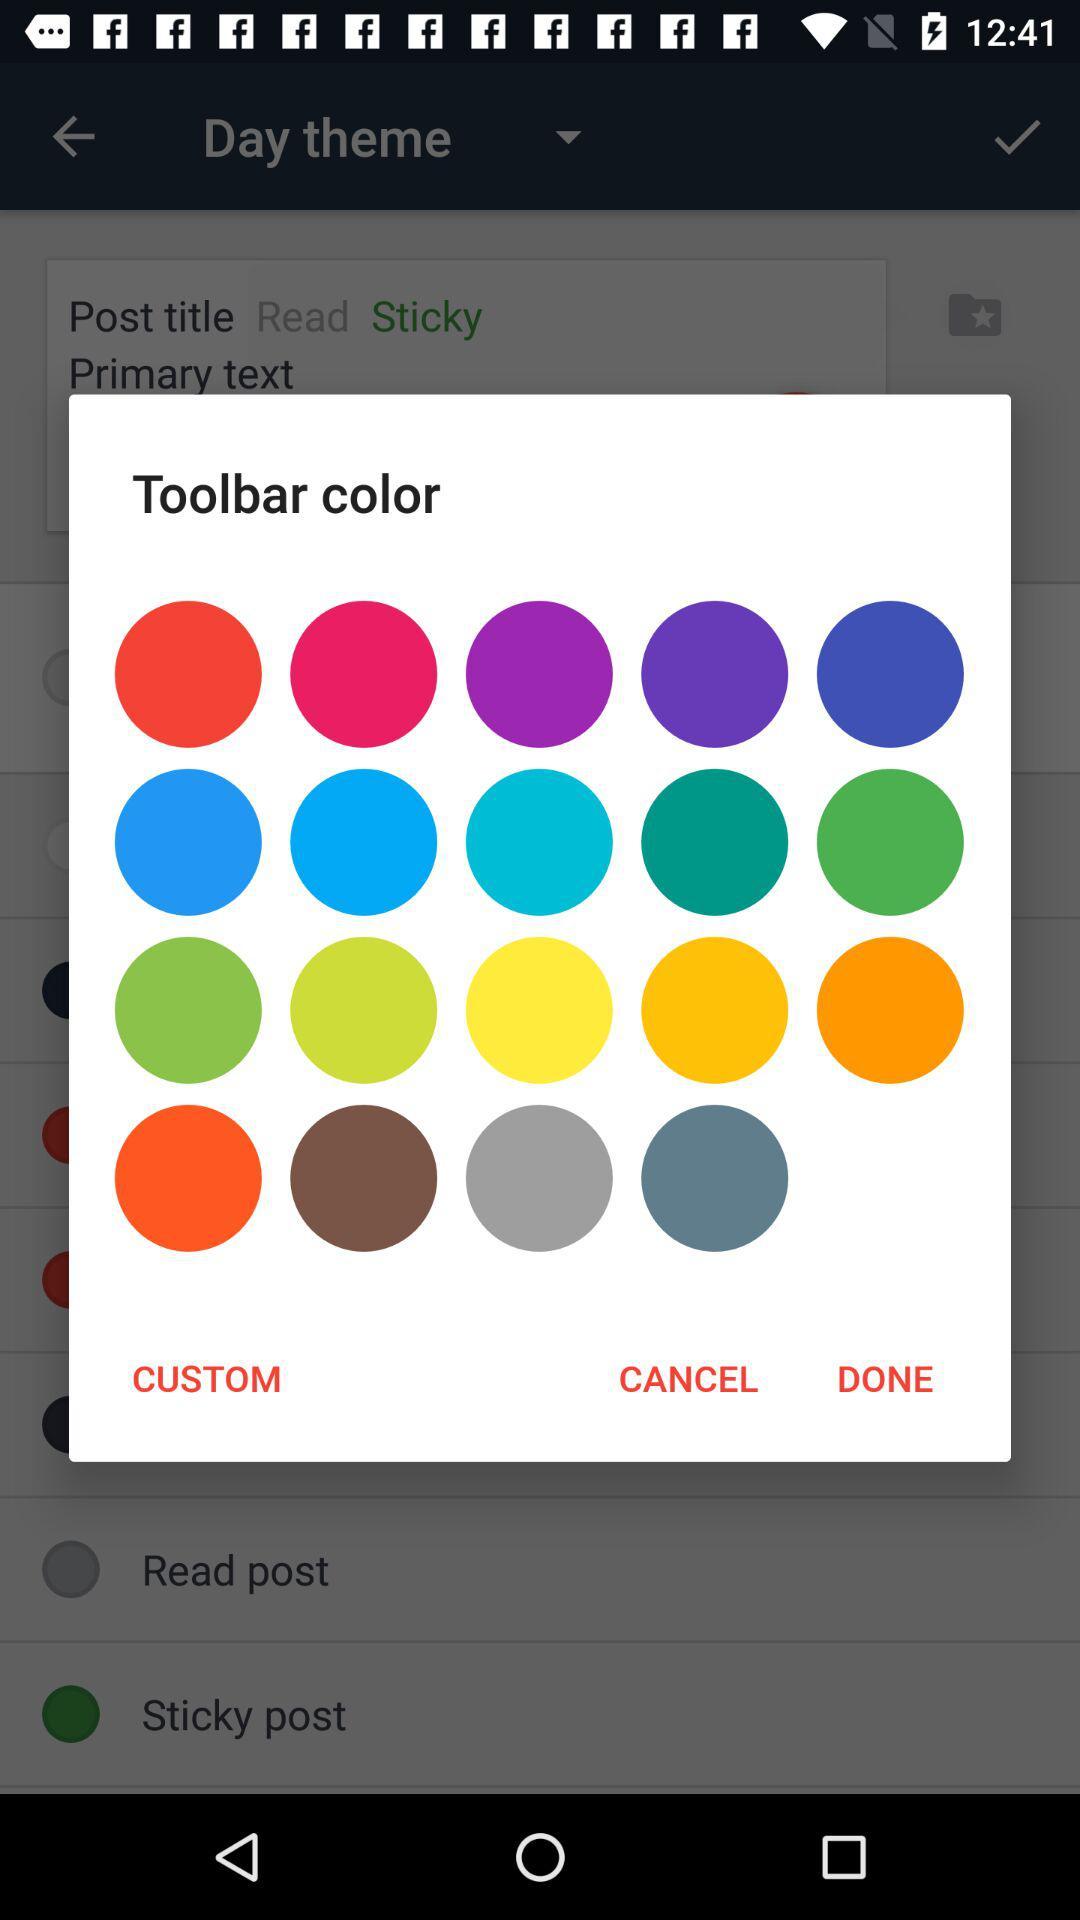  What do you see at coordinates (687, 1376) in the screenshot?
I see `the cancel at the bottom` at bounding box center [687, 1376].